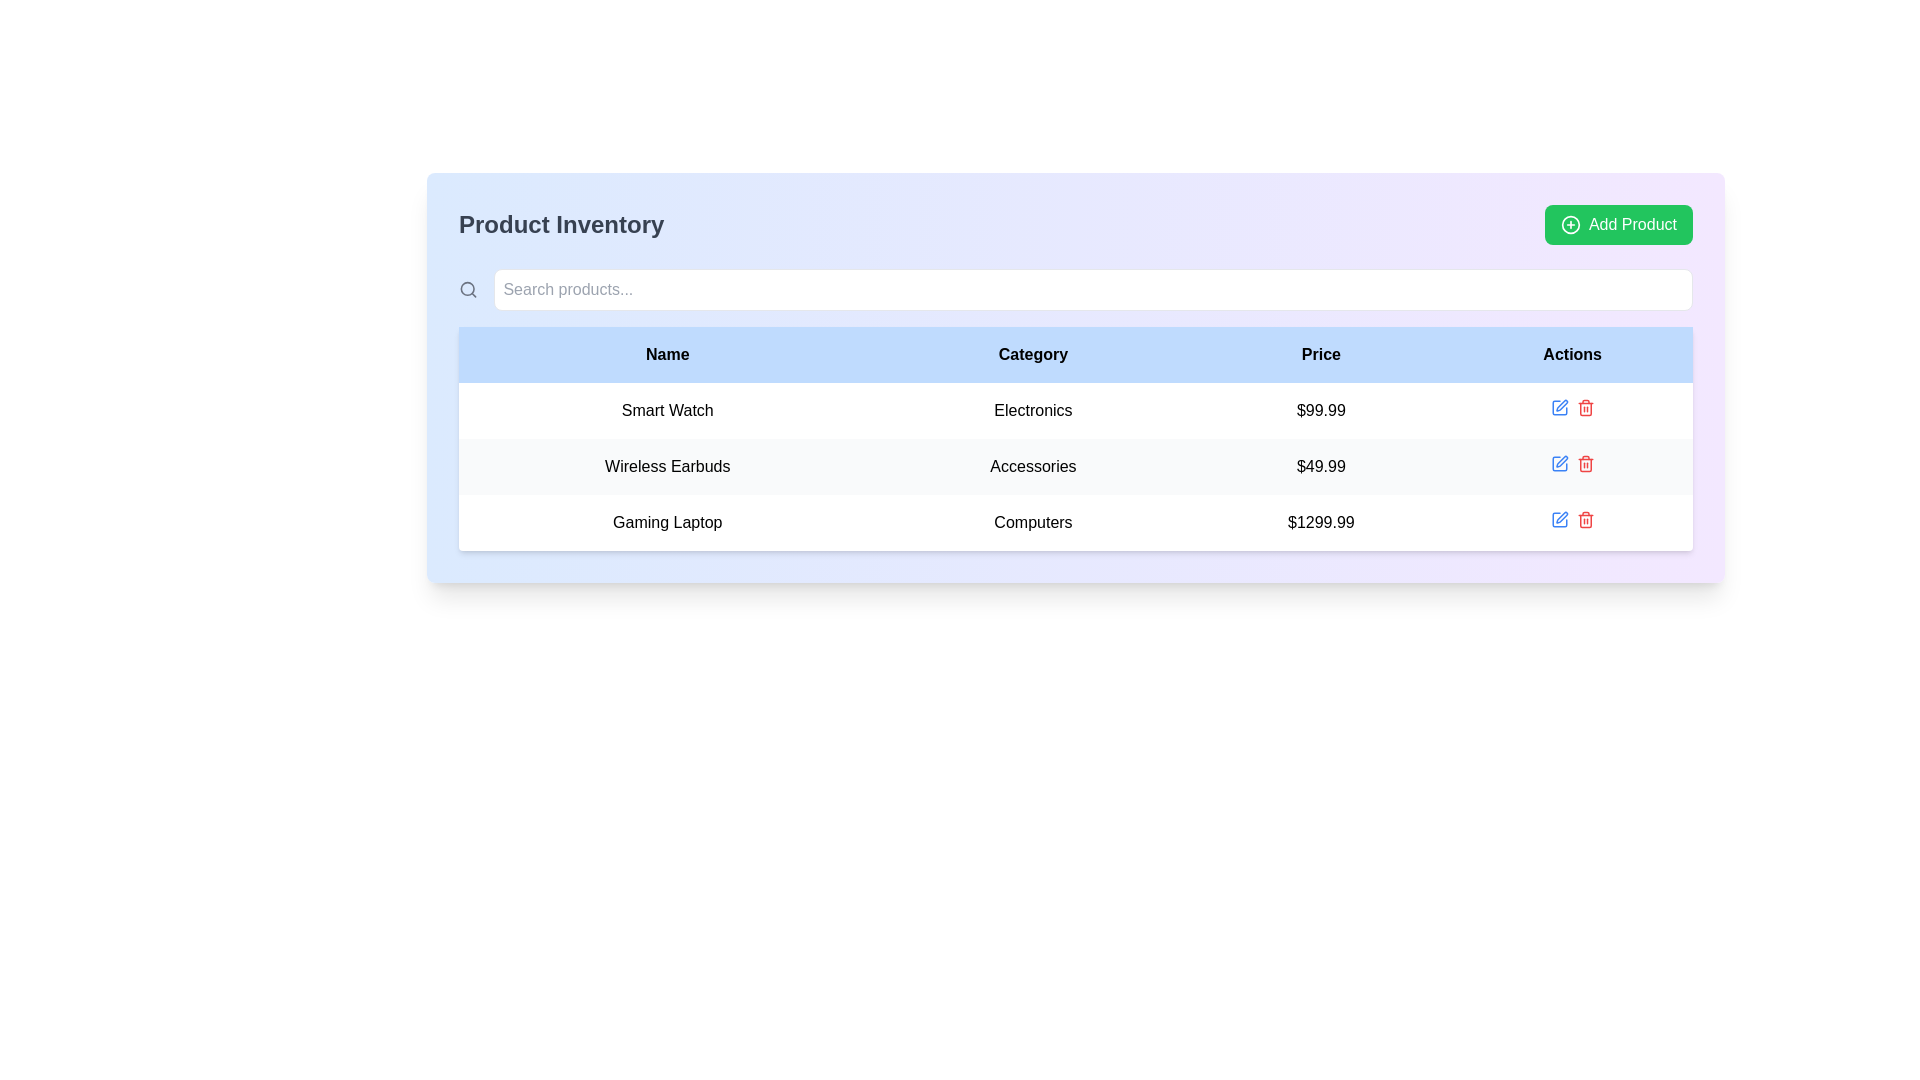 Image resolution: width=1920 pixels, height=1080 pixels. I want to click on the tabular row item containing product details for 'Gaming Laptop', 'Computers', and '$1299.99' in the third row of the 'Product Inventory' table, so click(1074, 522).